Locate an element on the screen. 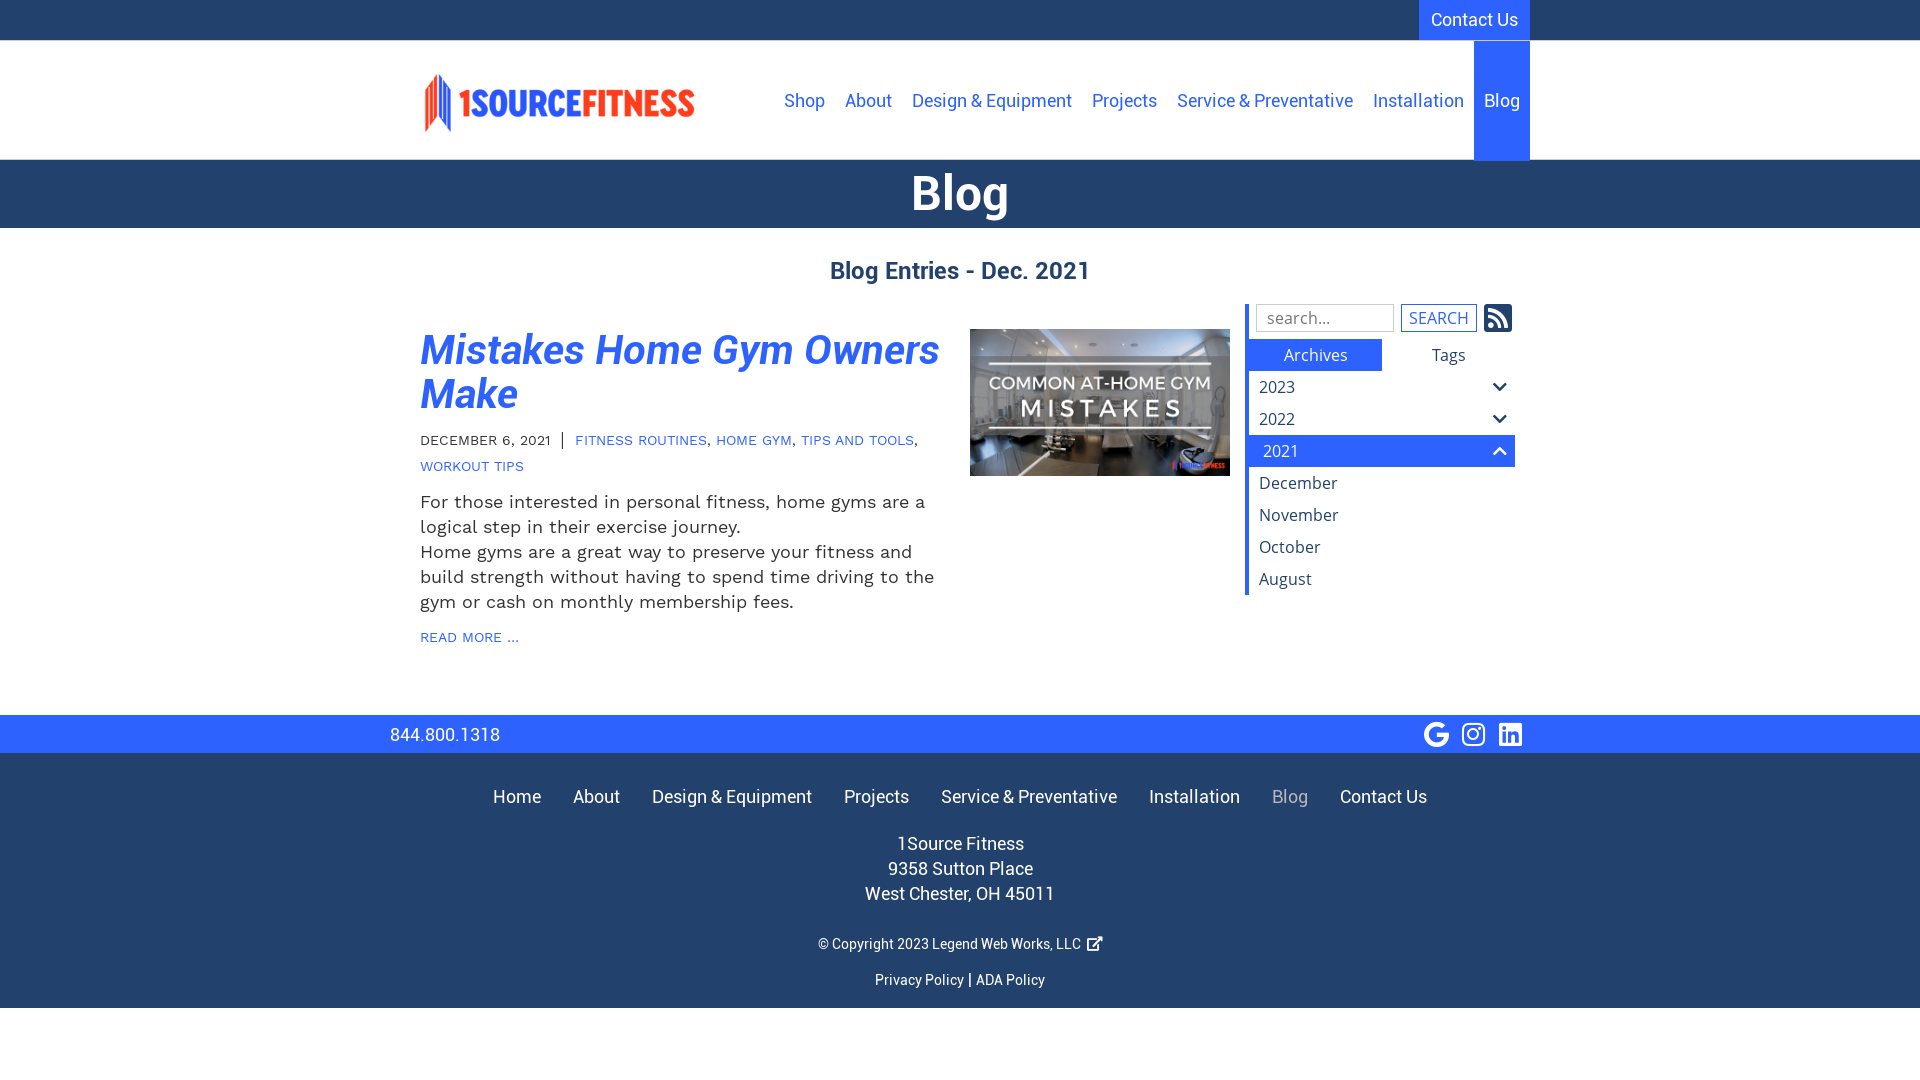  'Privacy Policy' is located at coordinates (874, 978).